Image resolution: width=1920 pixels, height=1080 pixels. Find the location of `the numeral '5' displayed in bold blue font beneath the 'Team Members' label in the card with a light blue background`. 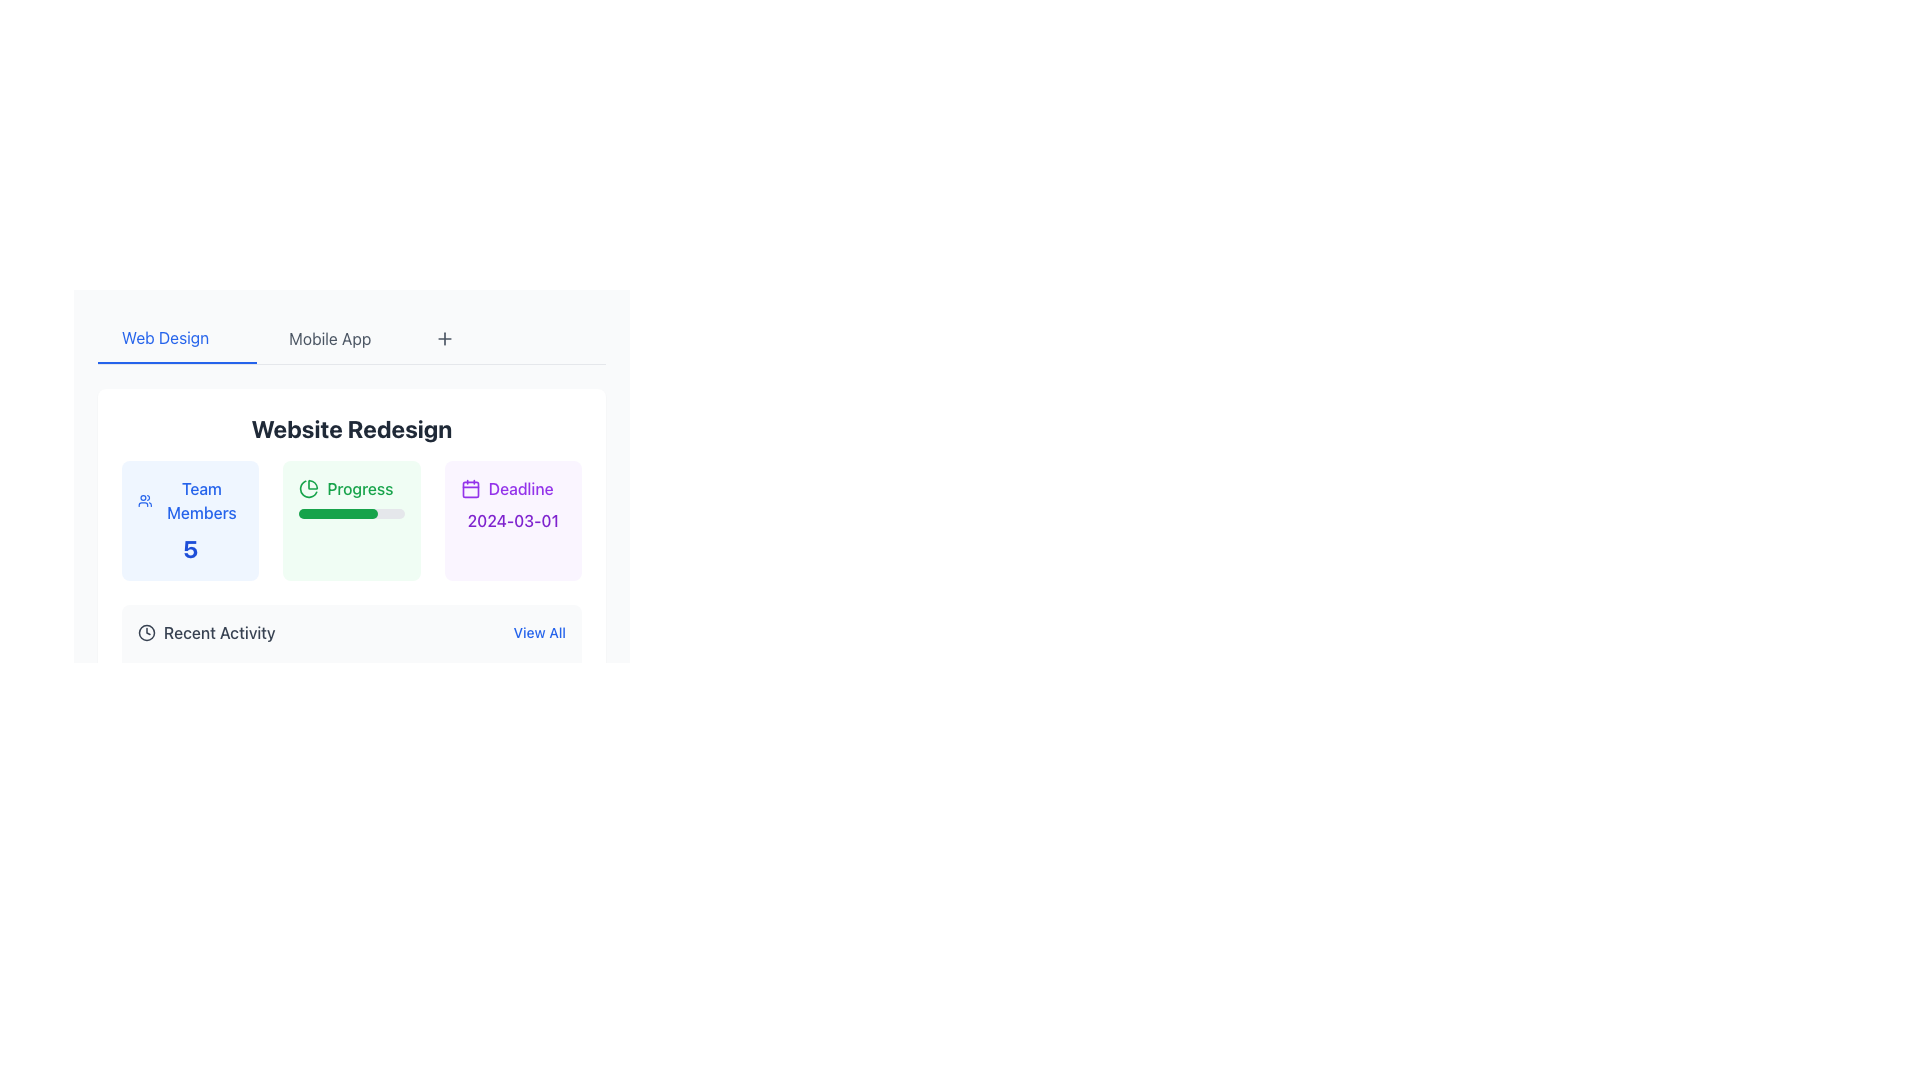

the numeral '5' displayed in bold blue font beneath the 'Team Members' label in the card with a light blue background is located at coordinates (190, 548).